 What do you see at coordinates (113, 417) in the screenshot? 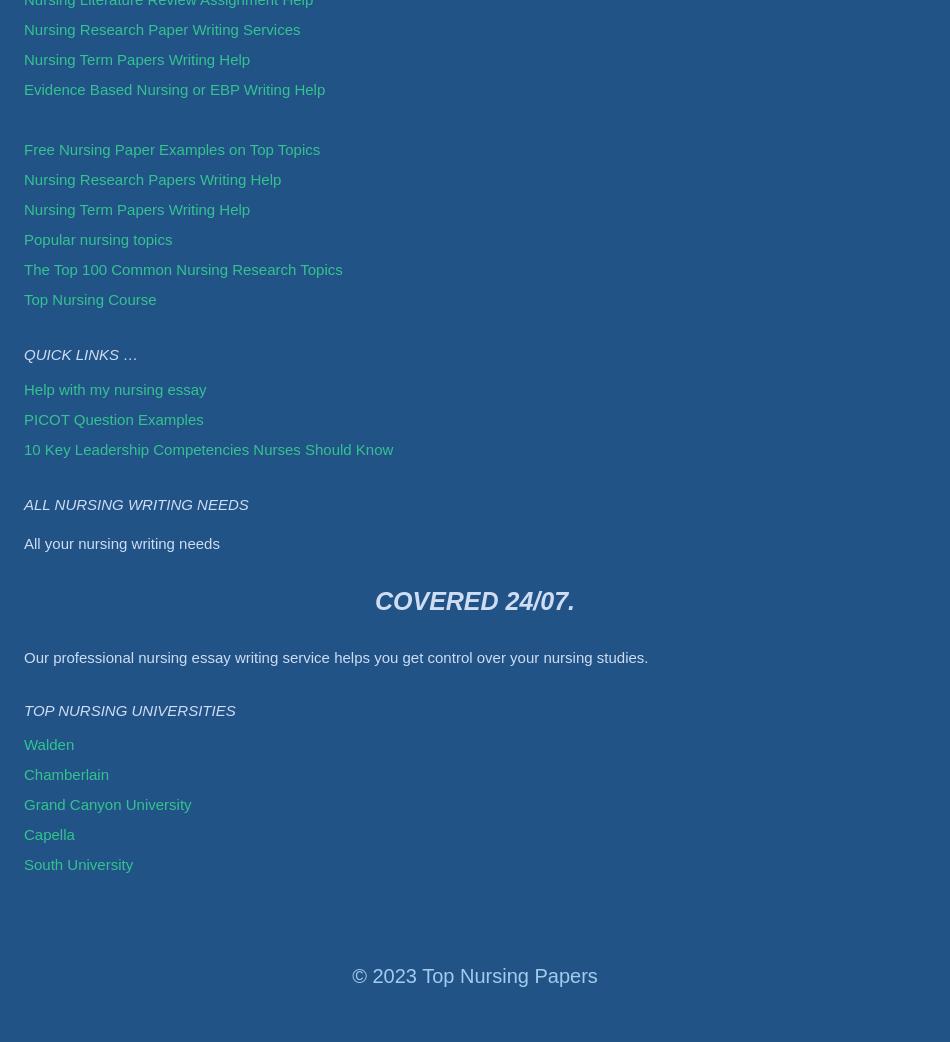
I see `'PICOT Question Examples'` at bounding box center [113, 417].